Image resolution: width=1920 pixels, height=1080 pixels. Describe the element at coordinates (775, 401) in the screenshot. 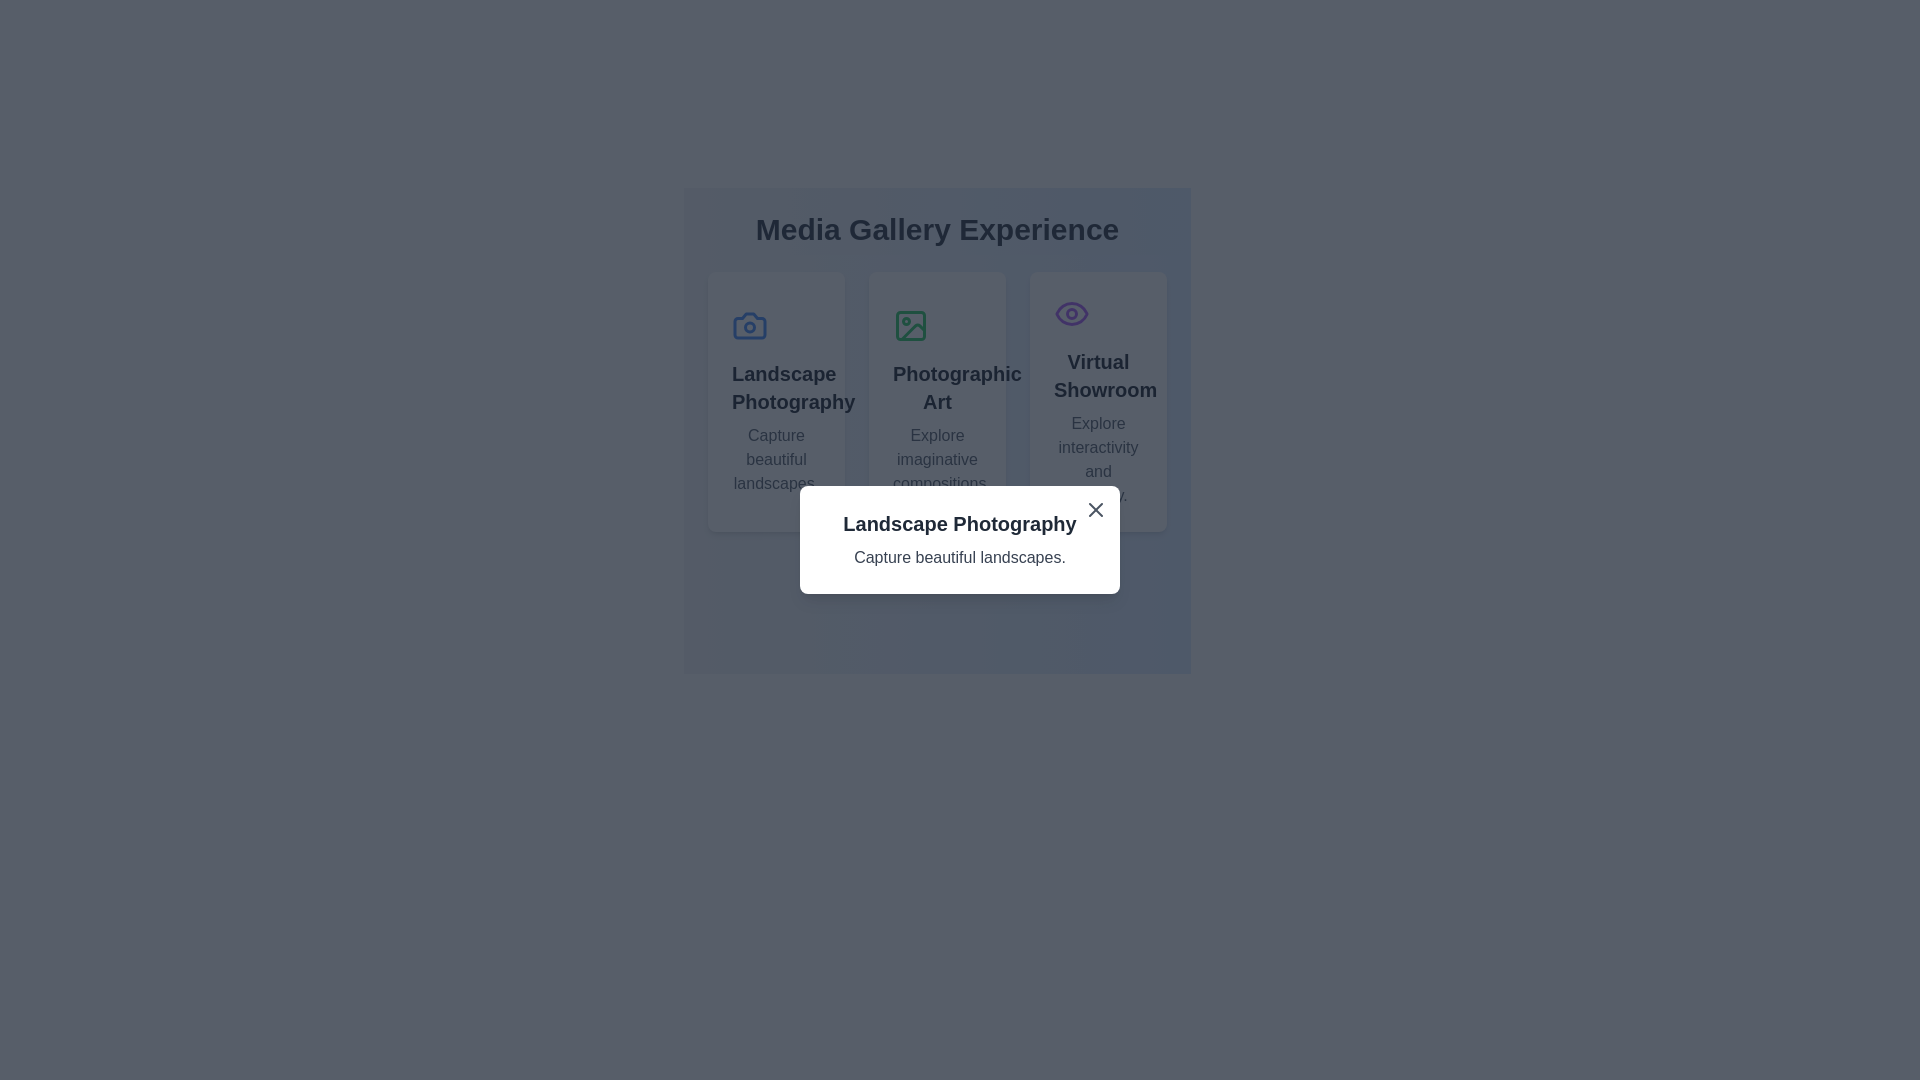

I see `the first interactive card representing landscape photography` at that location.